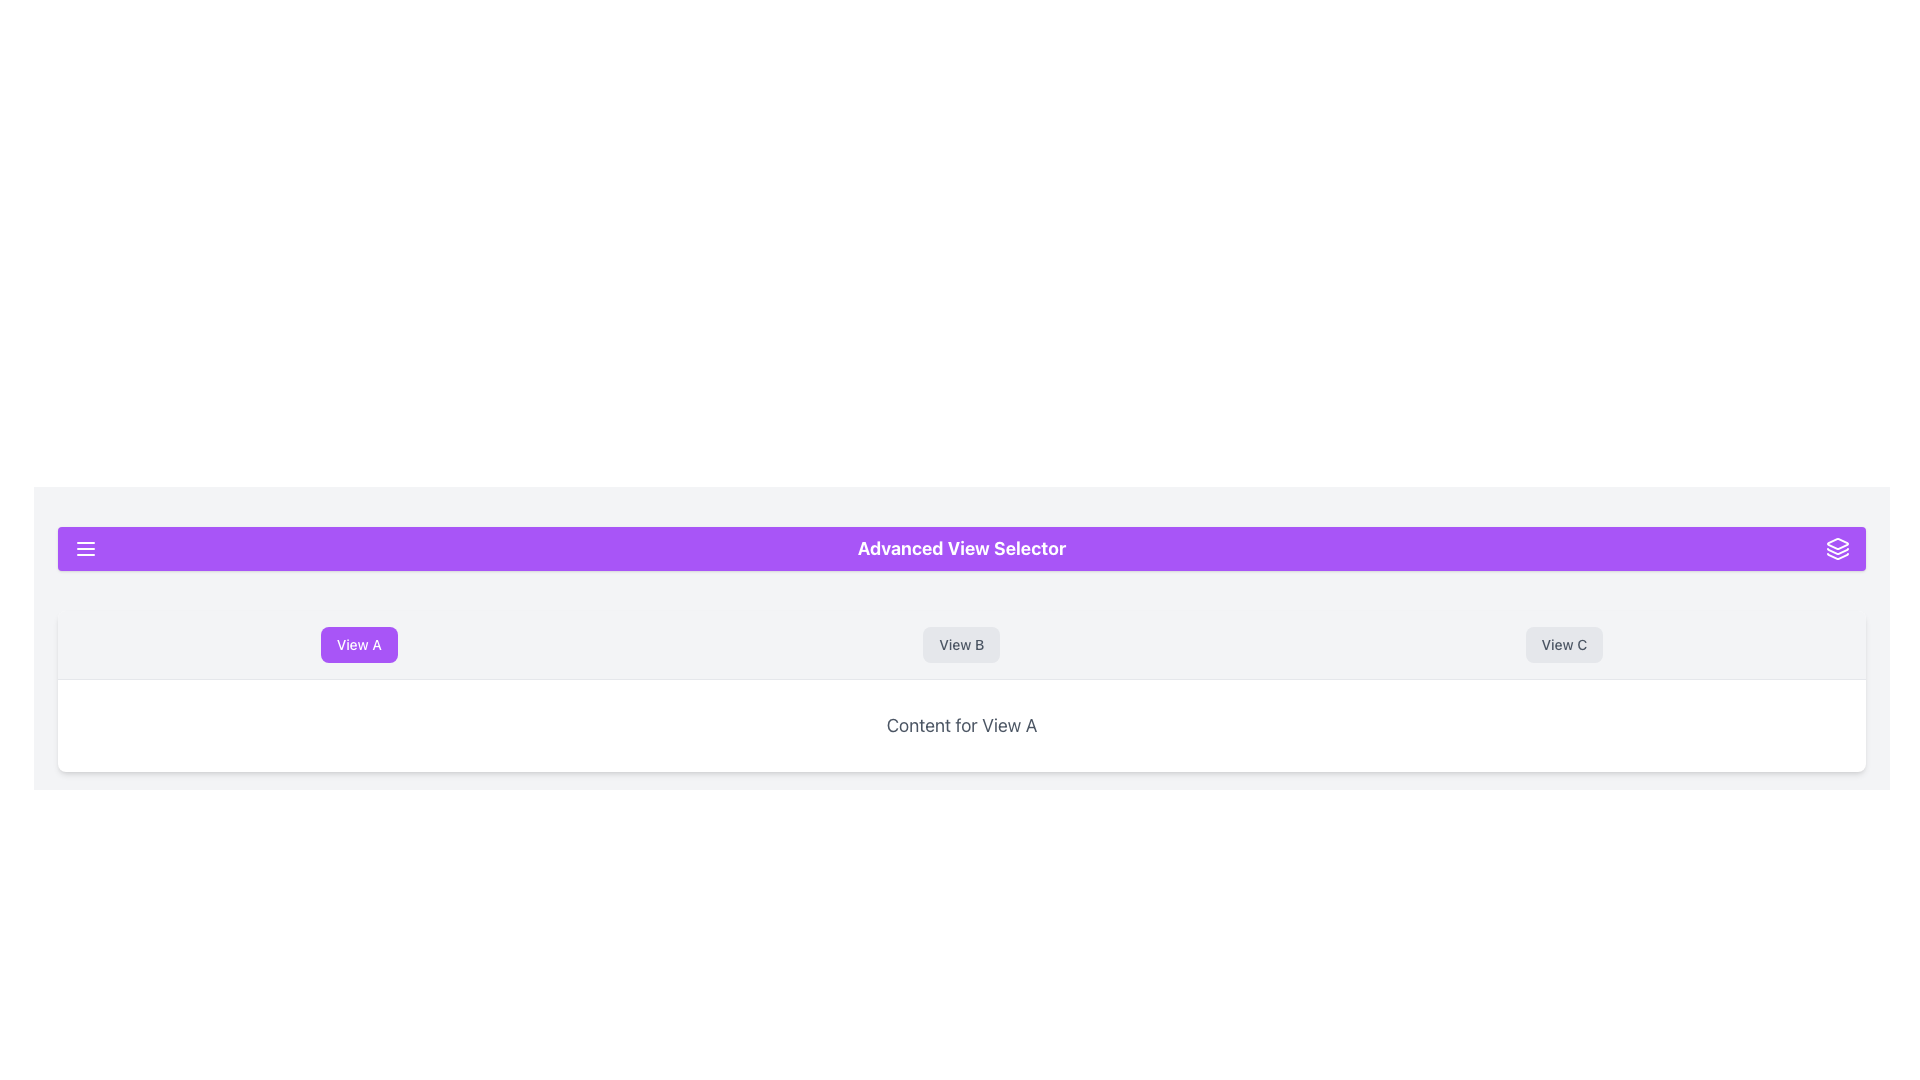 The width and height of the screenshot is (1920, 1080). What do you see at coordinates (85, 548) in the screenshot?
I see `the leftmost hamburger icon with purple highlights on the purple bar` at bounding box center [85, 548].